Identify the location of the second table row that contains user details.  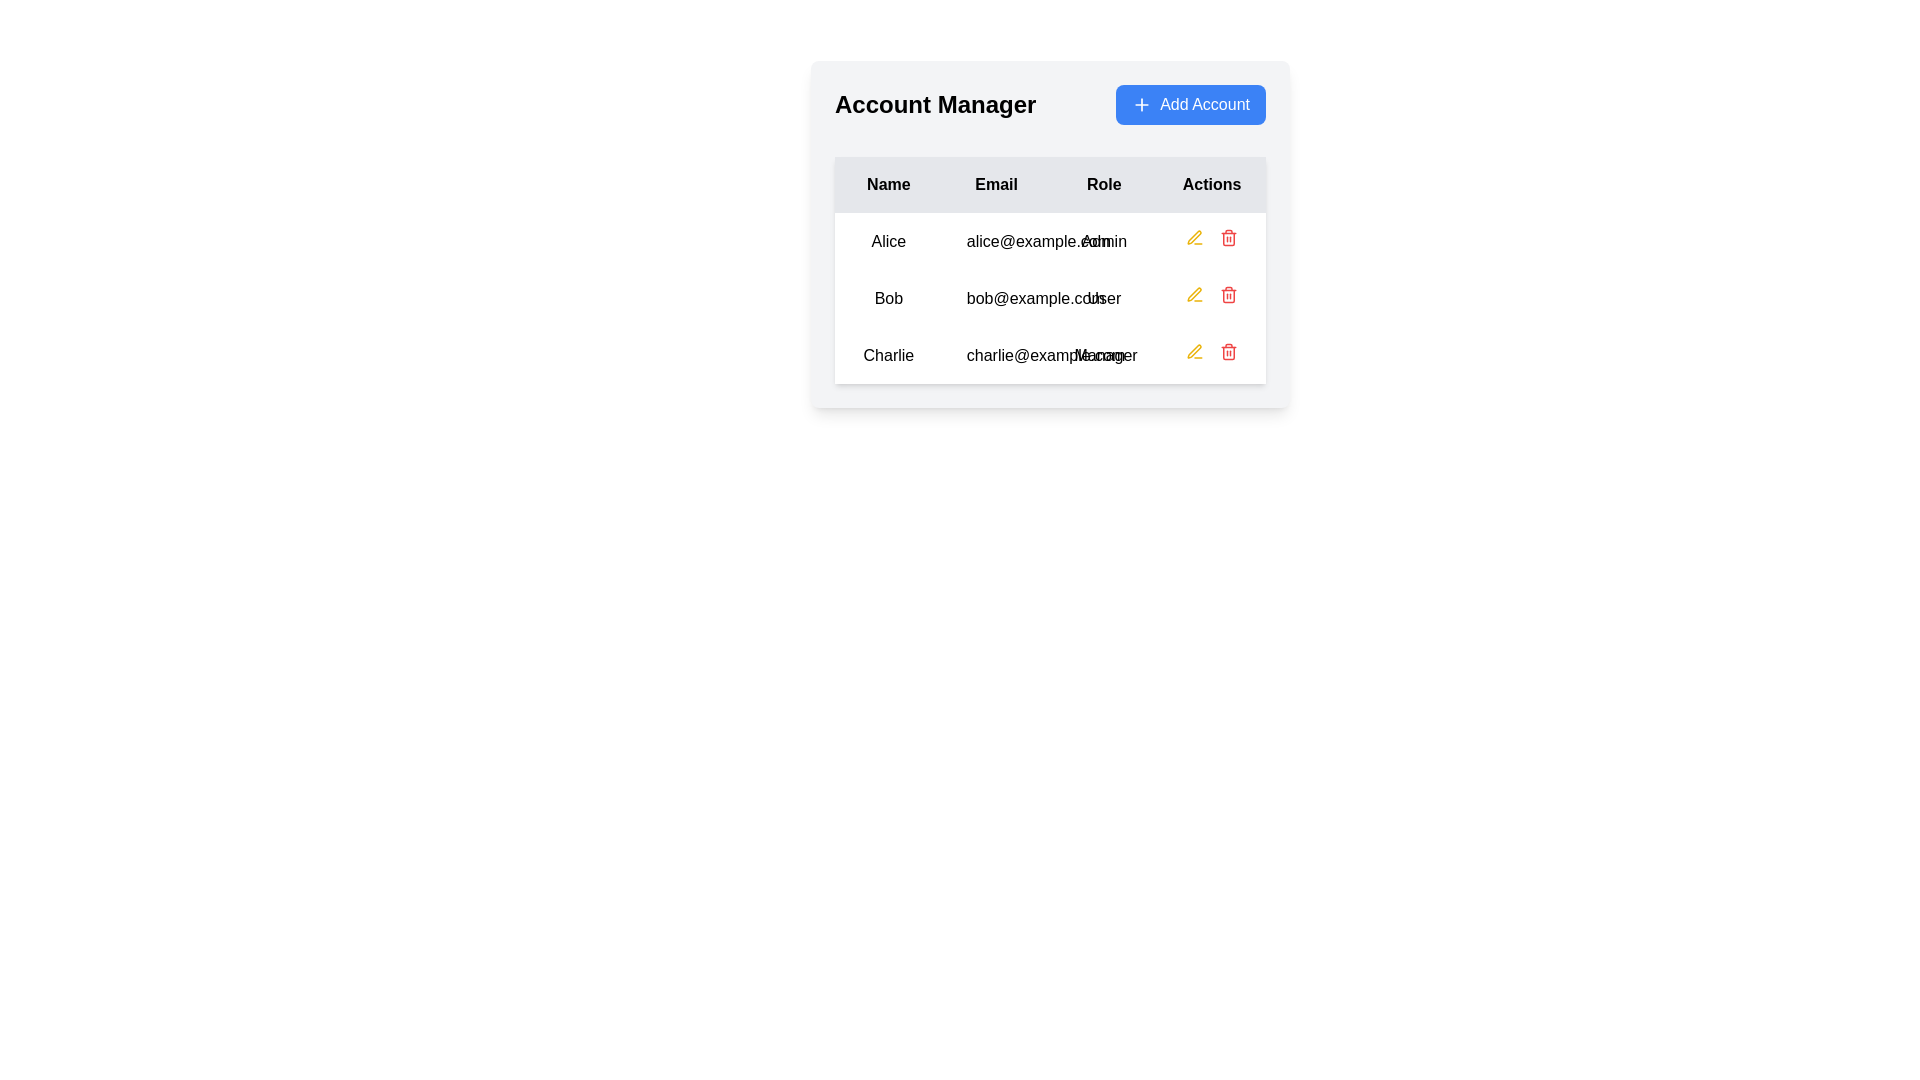
(1049, 298).